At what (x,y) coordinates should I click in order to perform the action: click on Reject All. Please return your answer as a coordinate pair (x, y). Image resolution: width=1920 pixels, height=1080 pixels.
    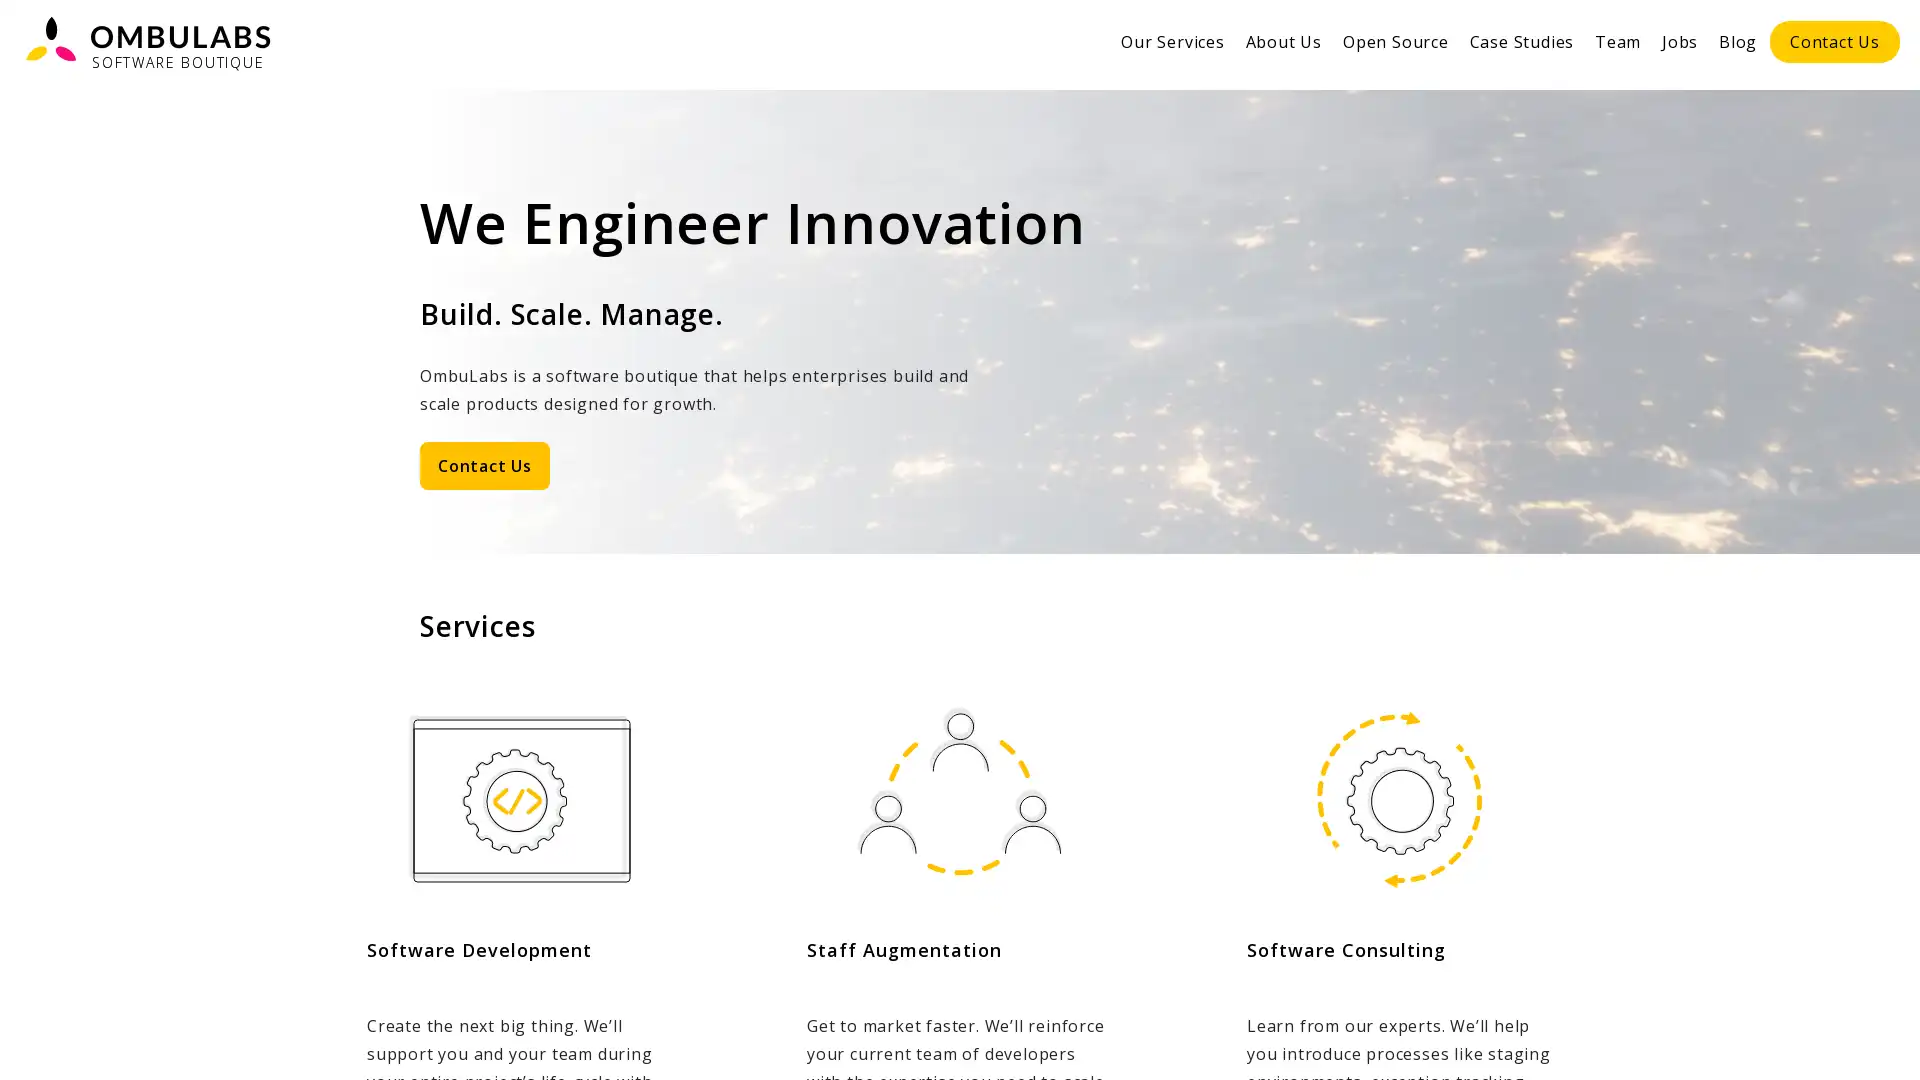
    Looking at the image, I should click on (1704, 1039).